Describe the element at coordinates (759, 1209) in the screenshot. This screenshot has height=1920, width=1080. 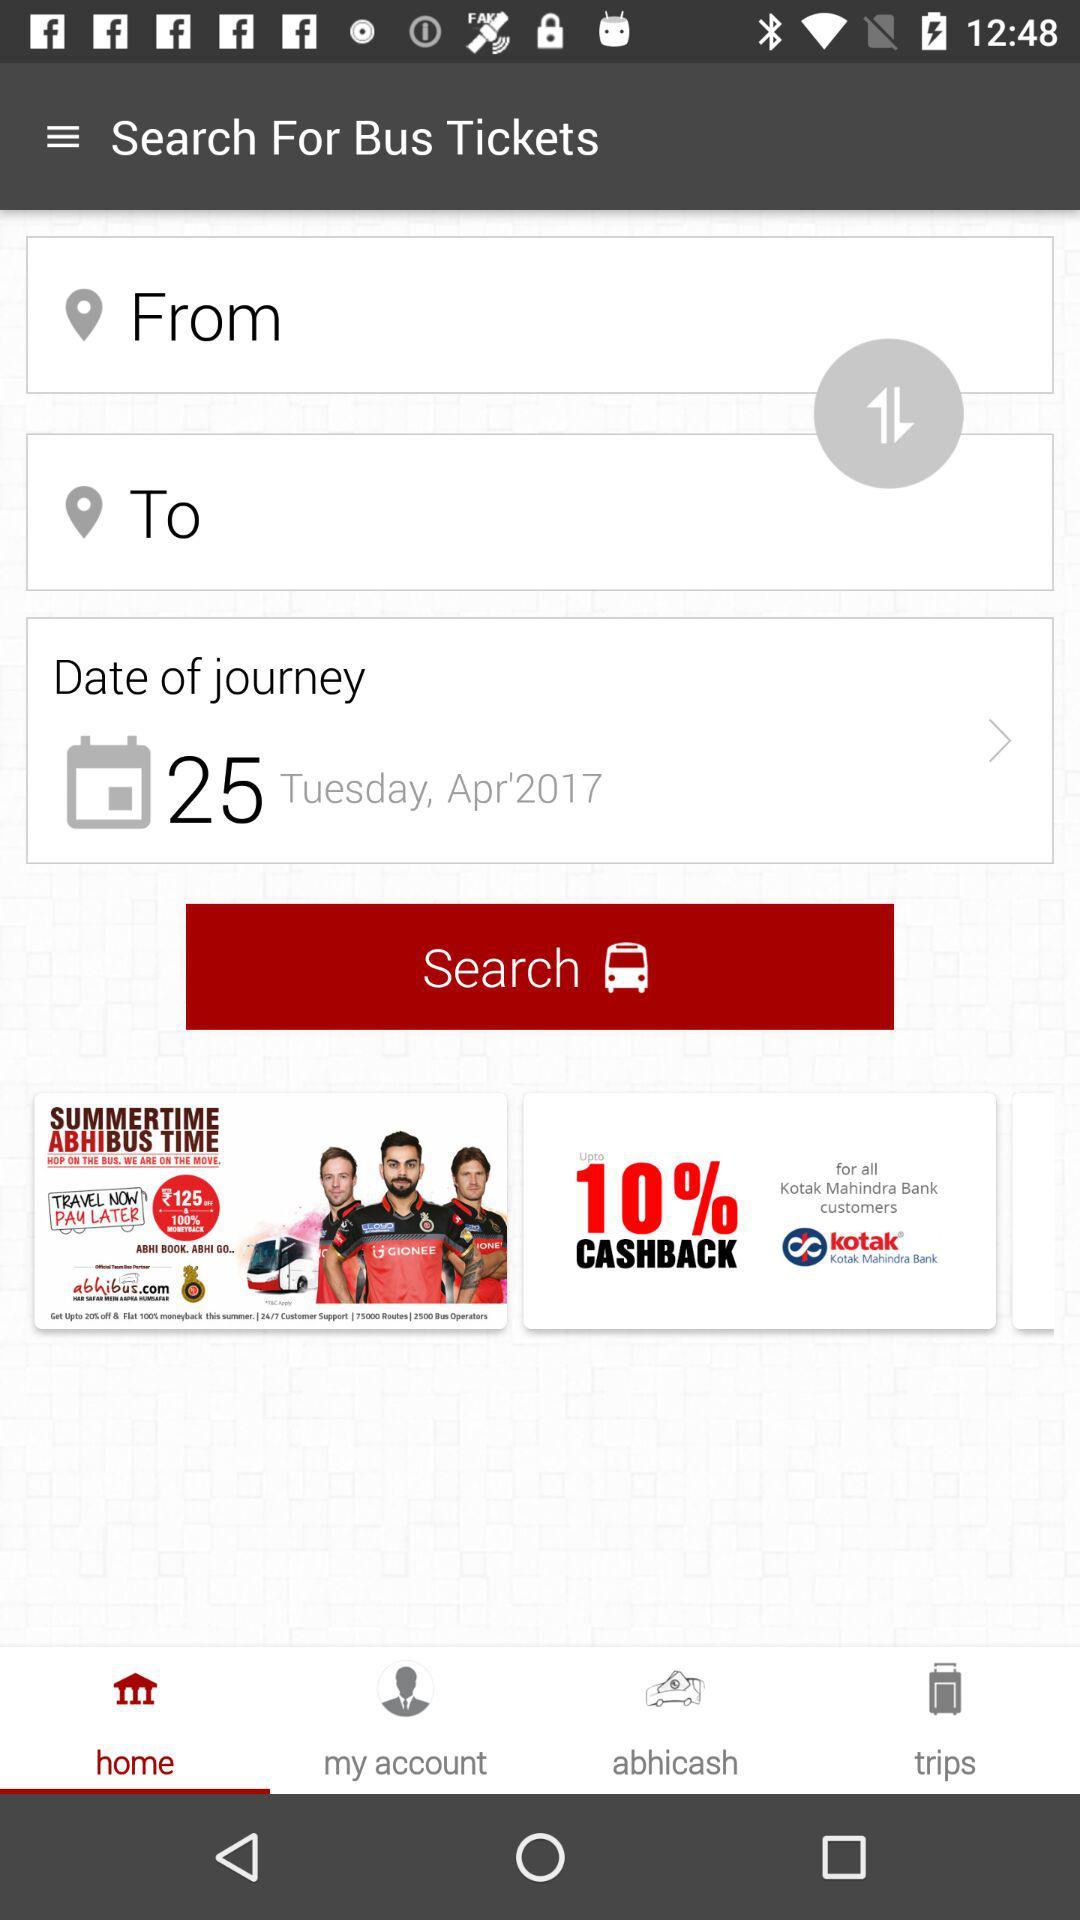
I see `the second image under the search` at that location.